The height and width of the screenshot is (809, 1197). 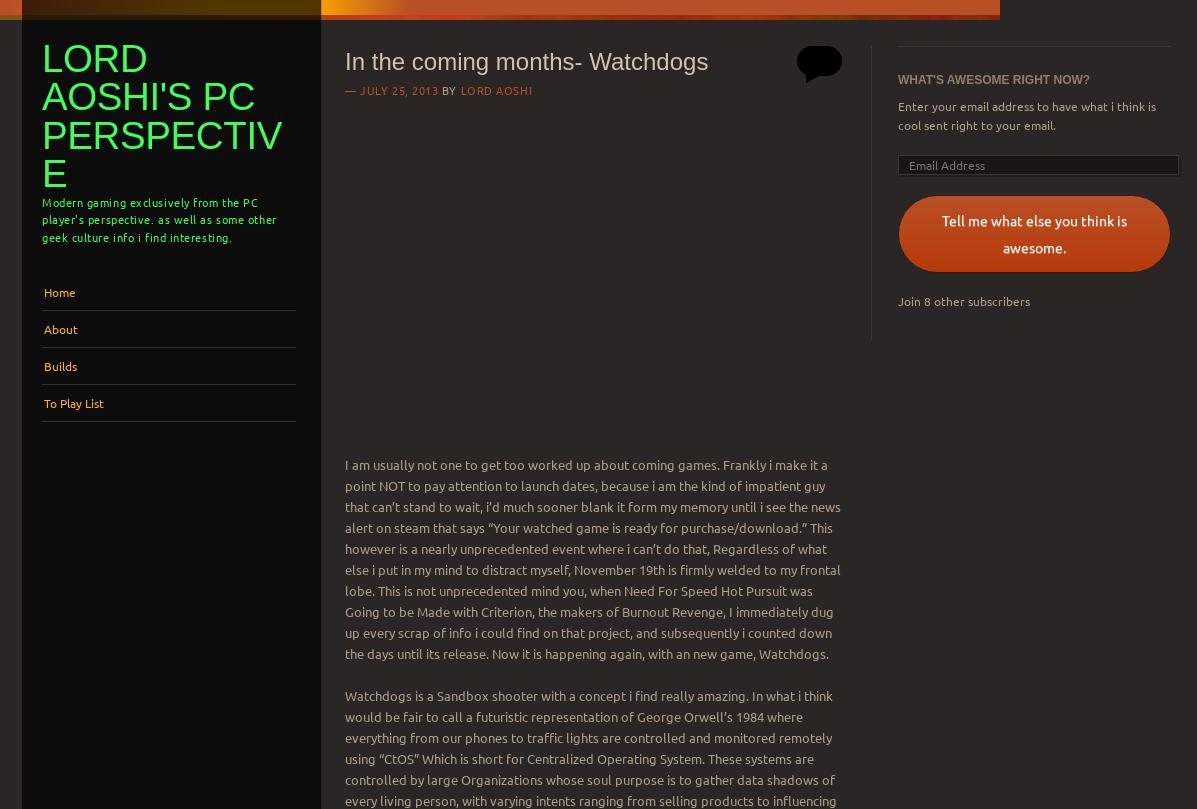 I want to click on 'Join 8 other subscribers', so click(x=961, y=301).